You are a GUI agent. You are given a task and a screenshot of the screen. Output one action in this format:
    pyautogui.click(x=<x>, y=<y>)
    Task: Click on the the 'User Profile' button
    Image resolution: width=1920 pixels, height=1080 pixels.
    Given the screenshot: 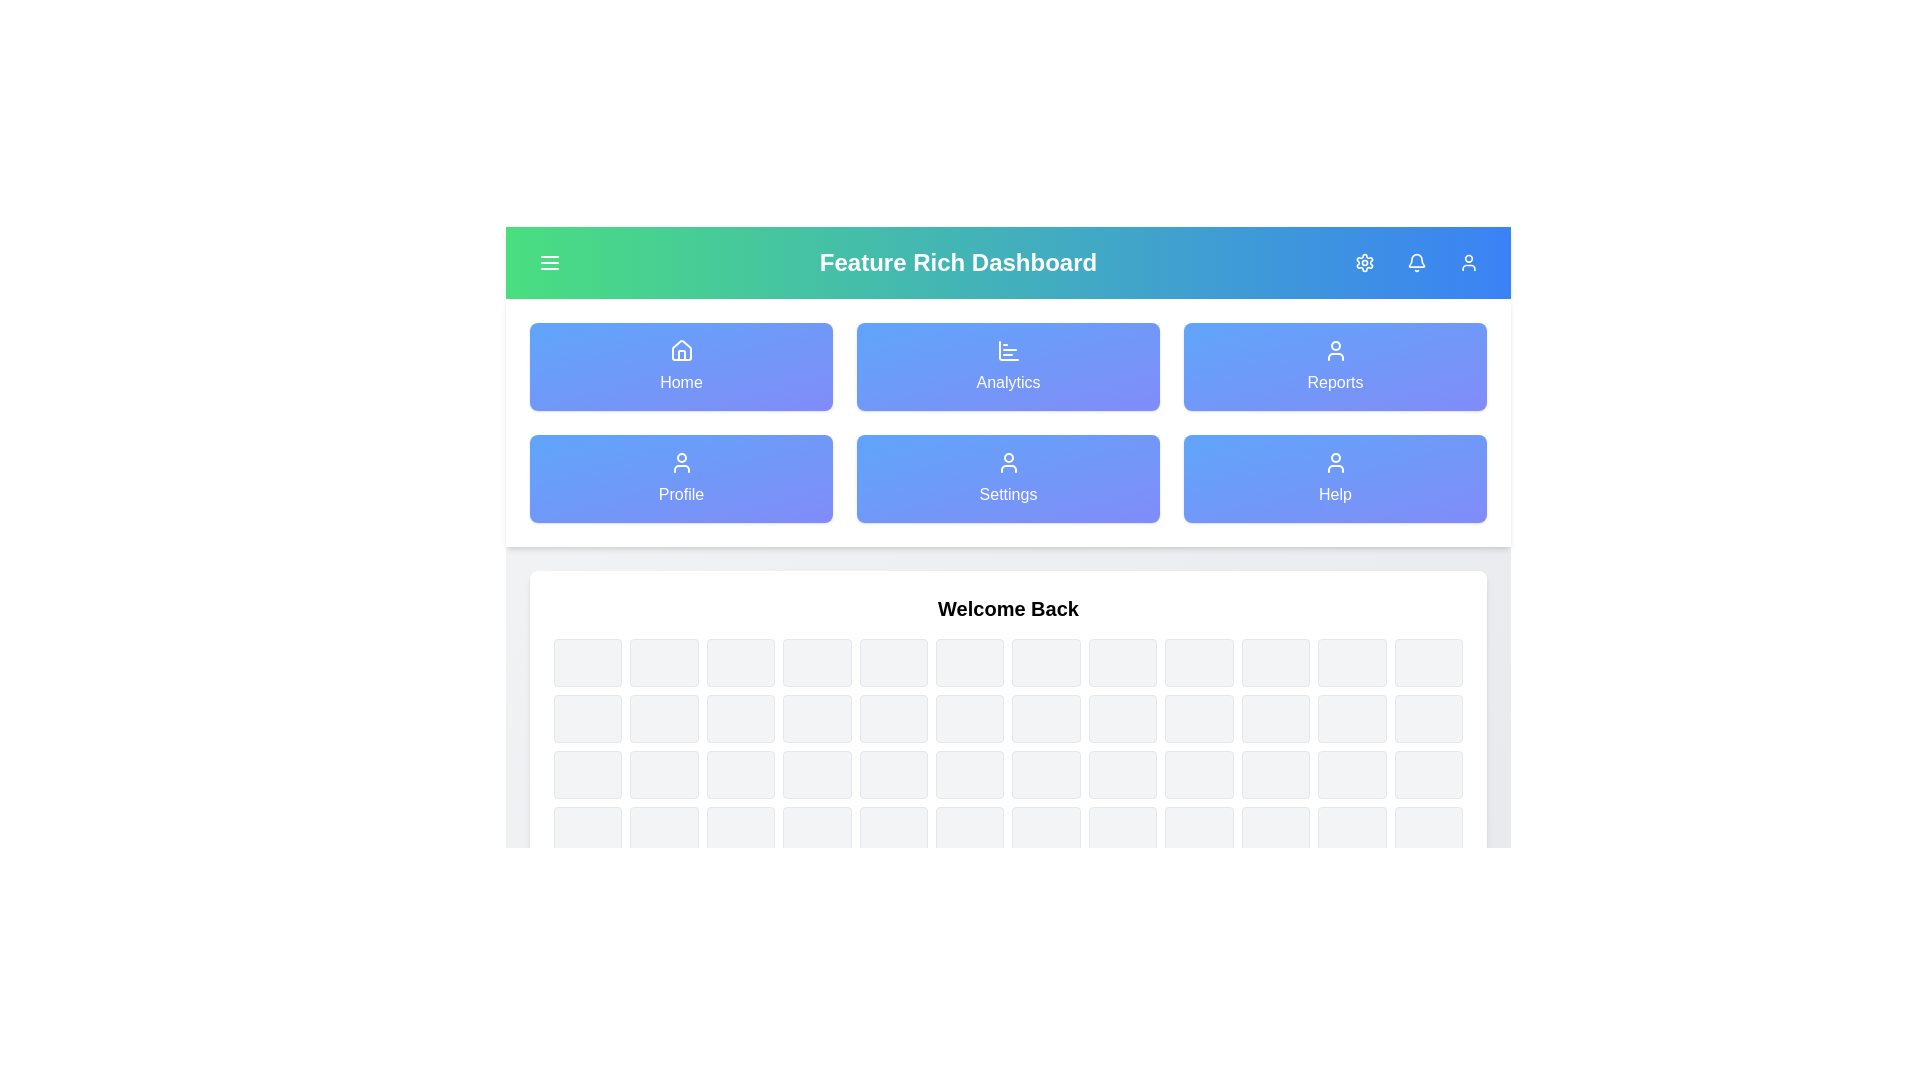 What is the action you would take?
    pyautogui.click(x=1468, y=261)
    